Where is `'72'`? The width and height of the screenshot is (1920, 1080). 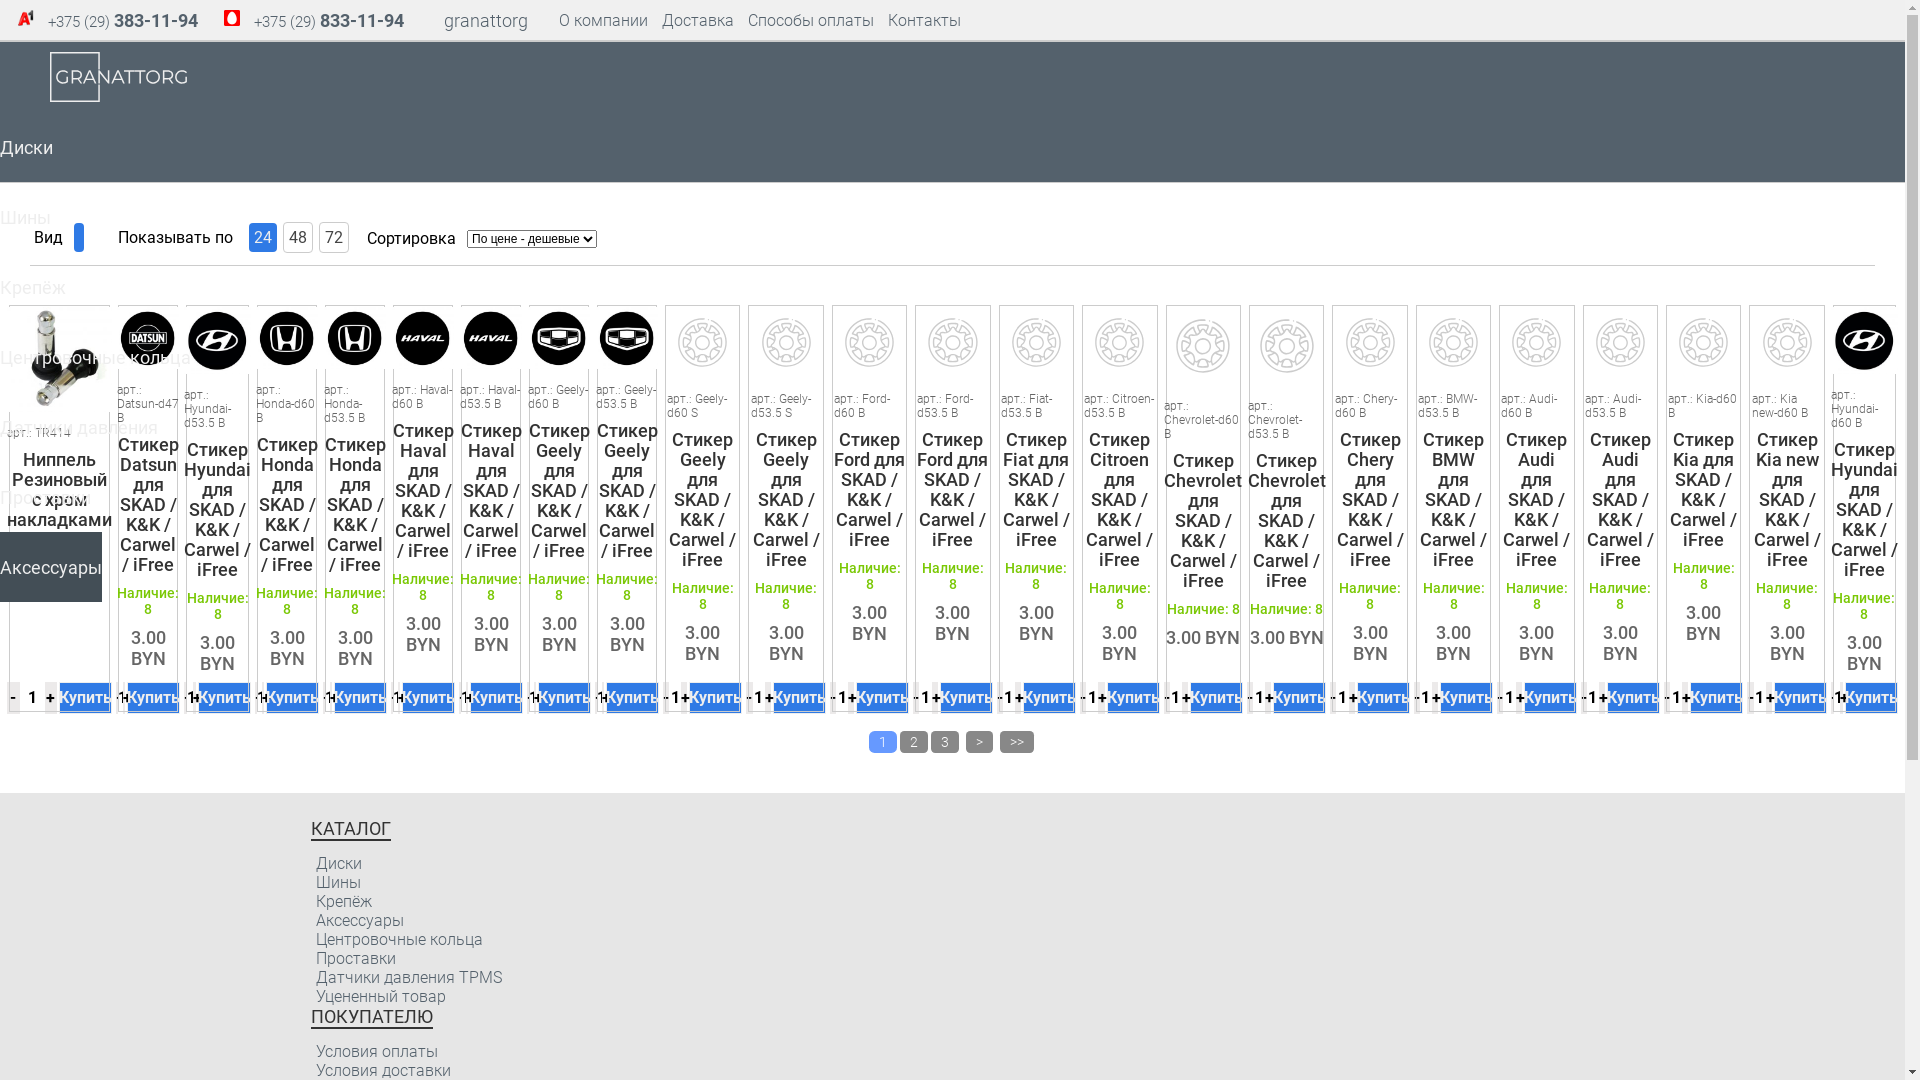 '72' is located at coordinates (334, 236).